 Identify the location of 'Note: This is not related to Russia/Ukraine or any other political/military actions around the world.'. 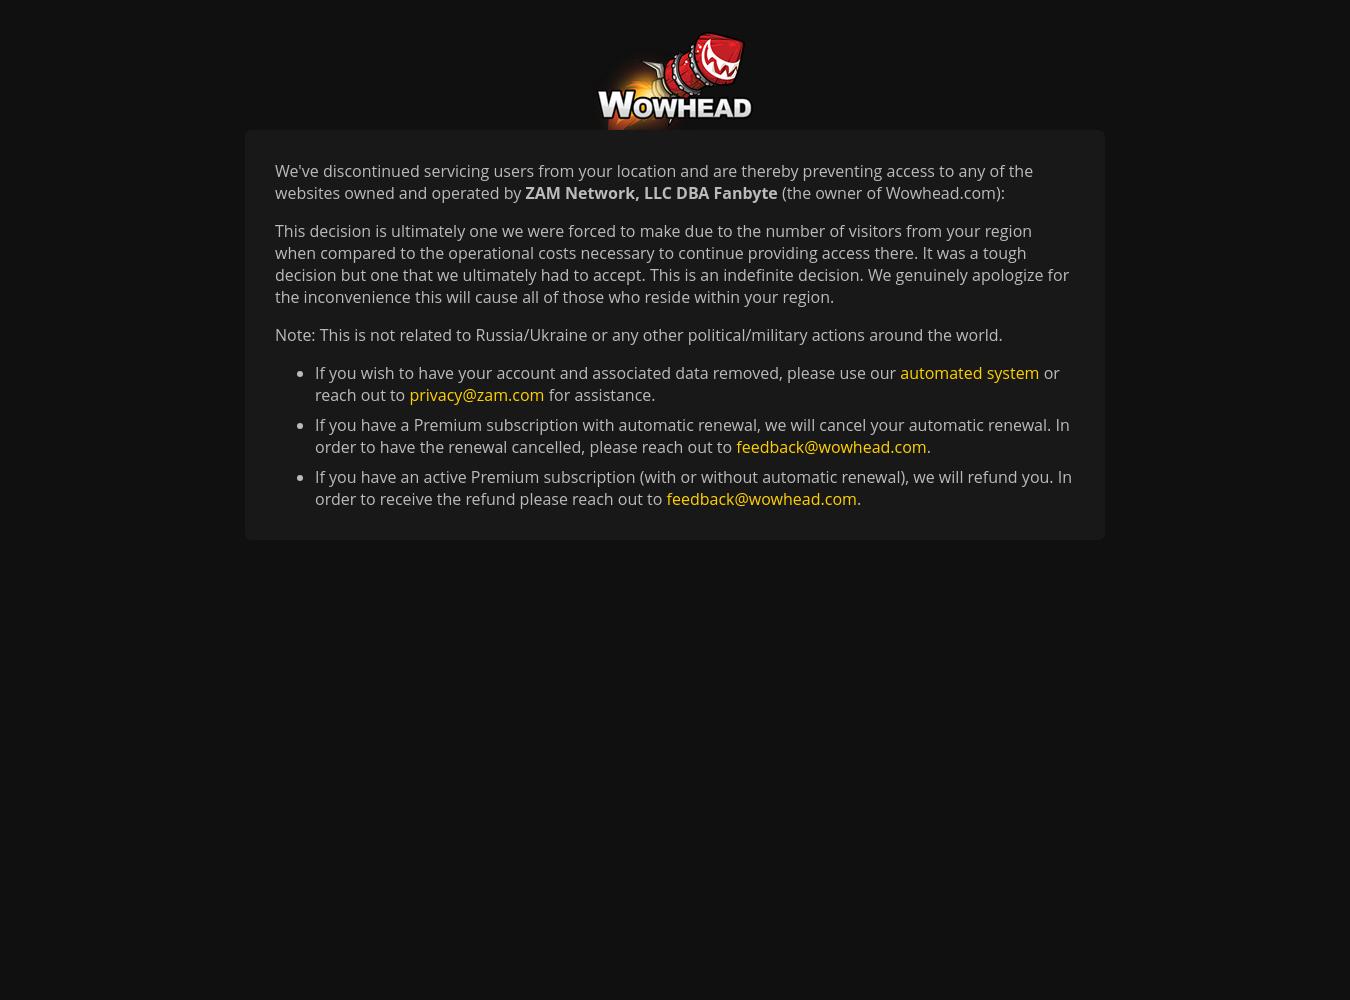
(638, 334).